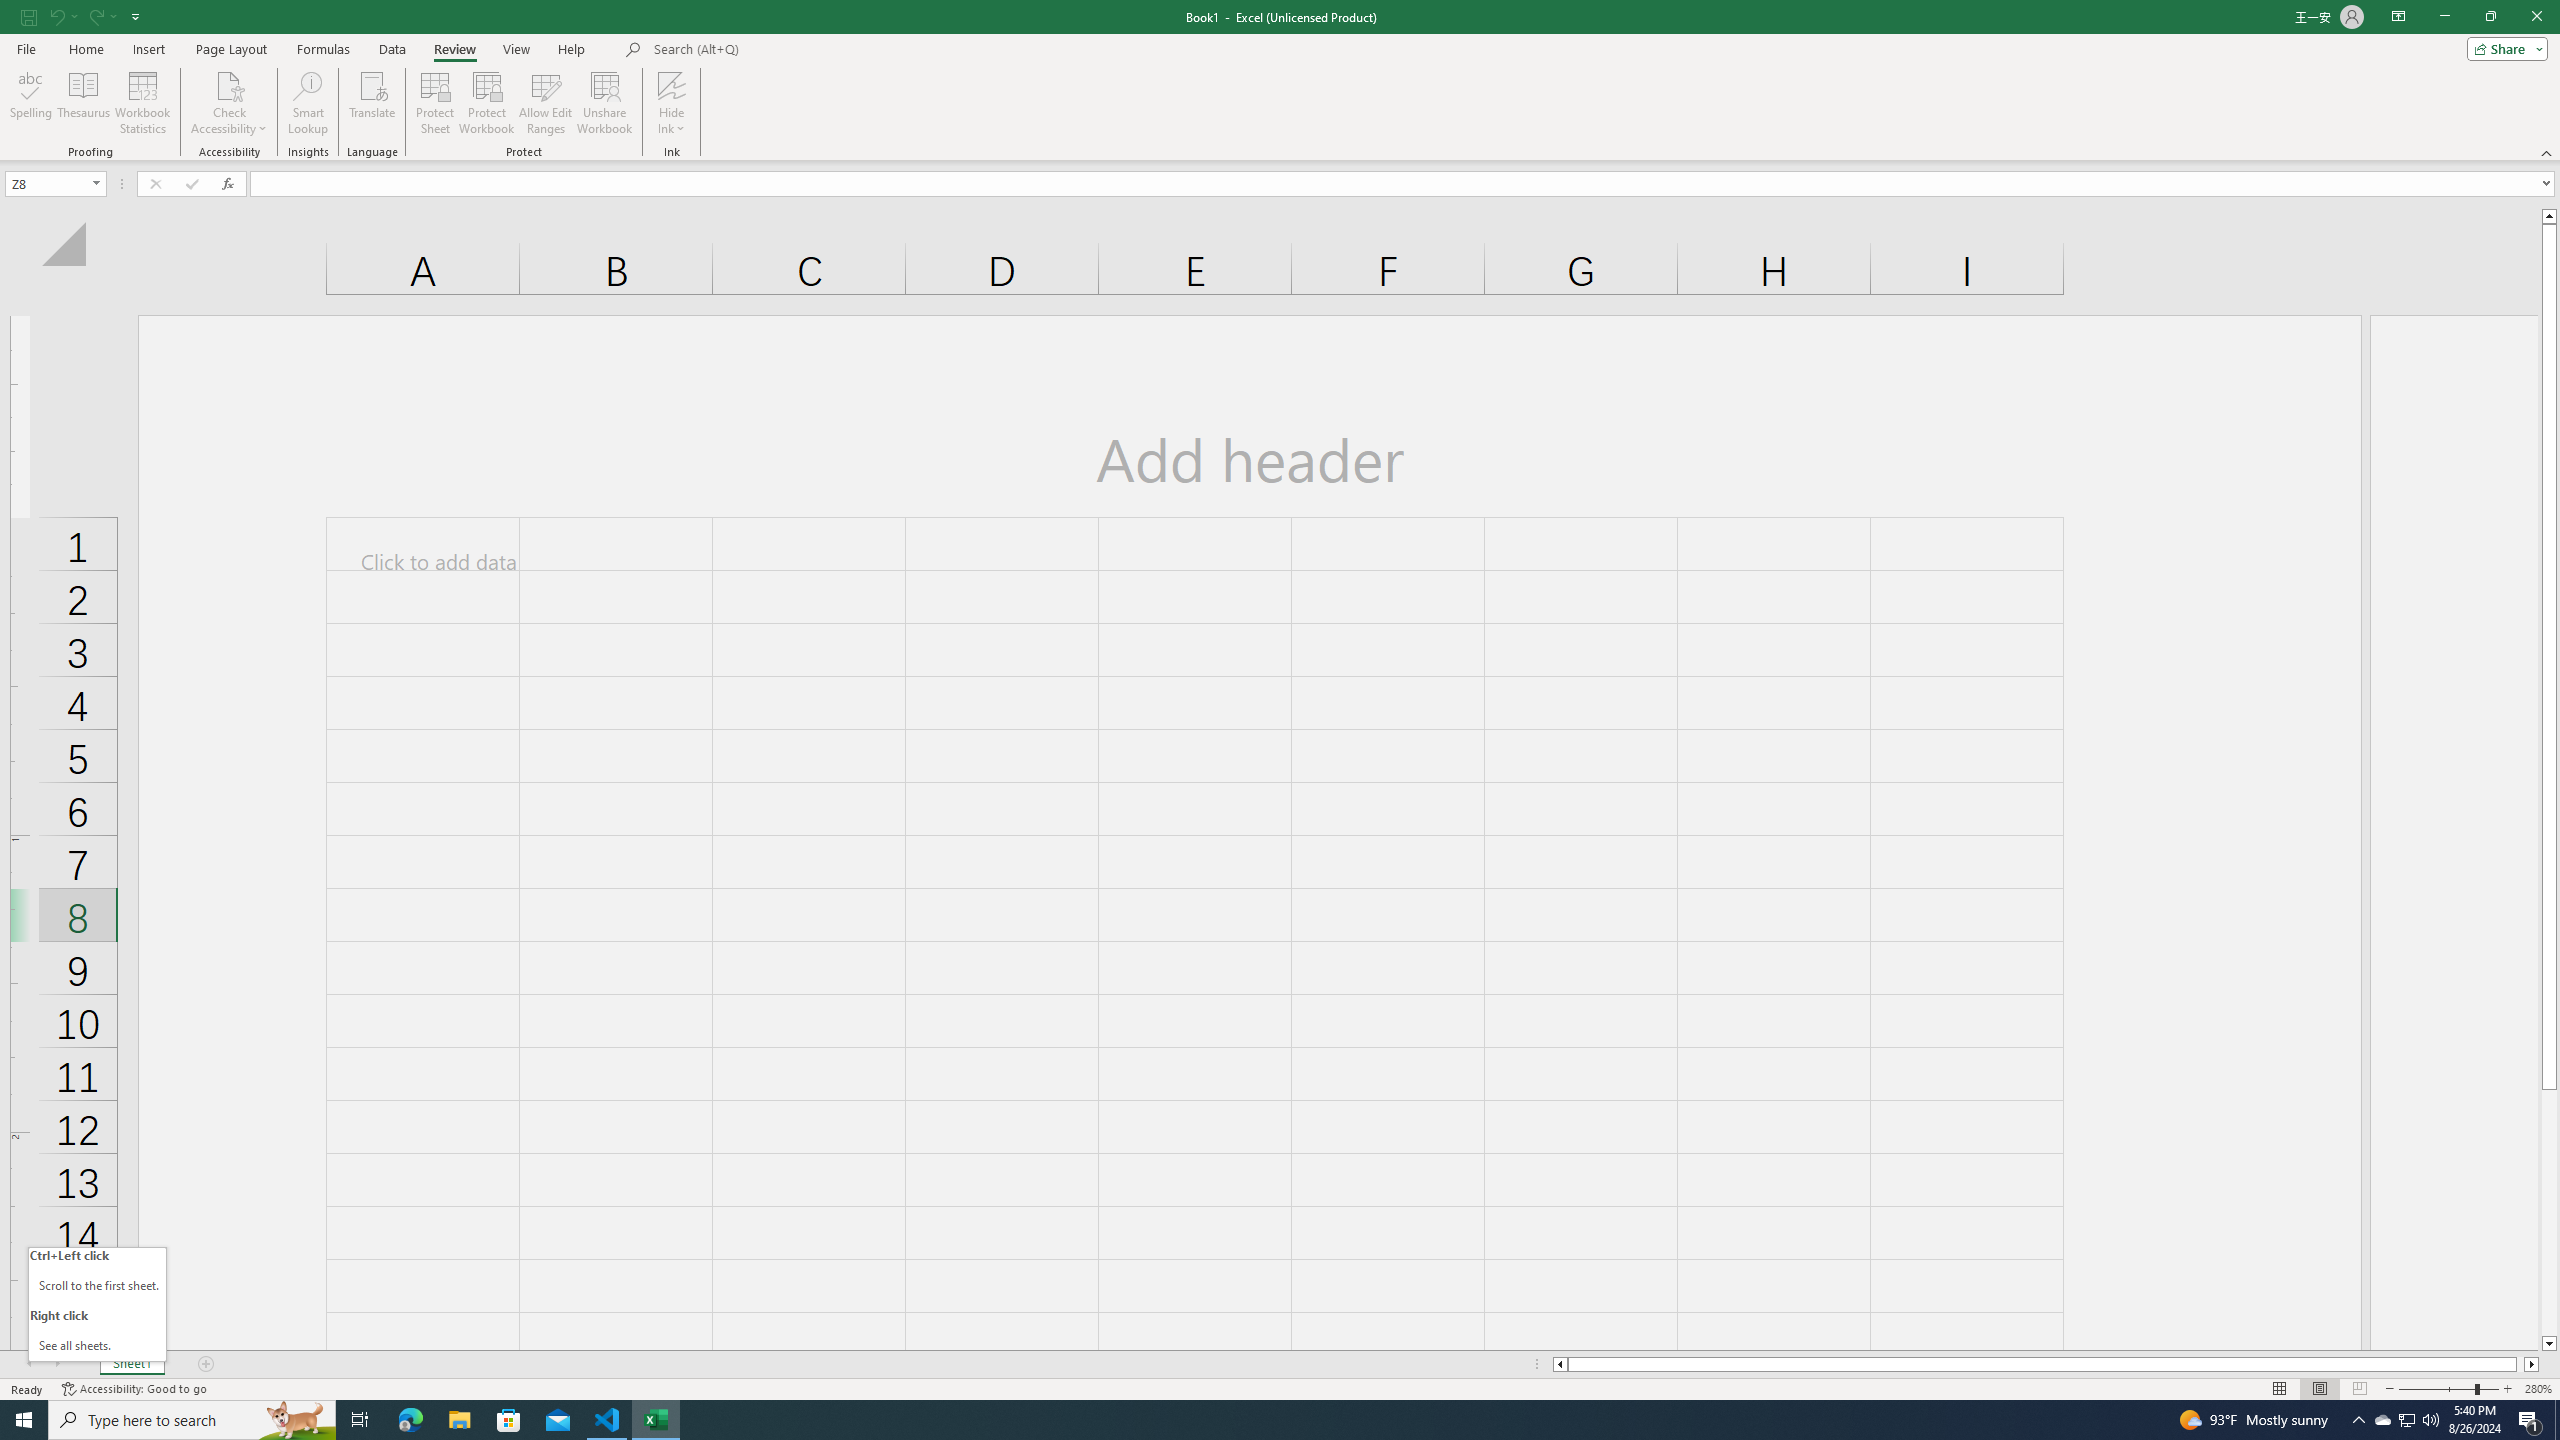 This screenshot has width=2560, height=1440. I want to click on 'Page Layout', so click(231, 49).